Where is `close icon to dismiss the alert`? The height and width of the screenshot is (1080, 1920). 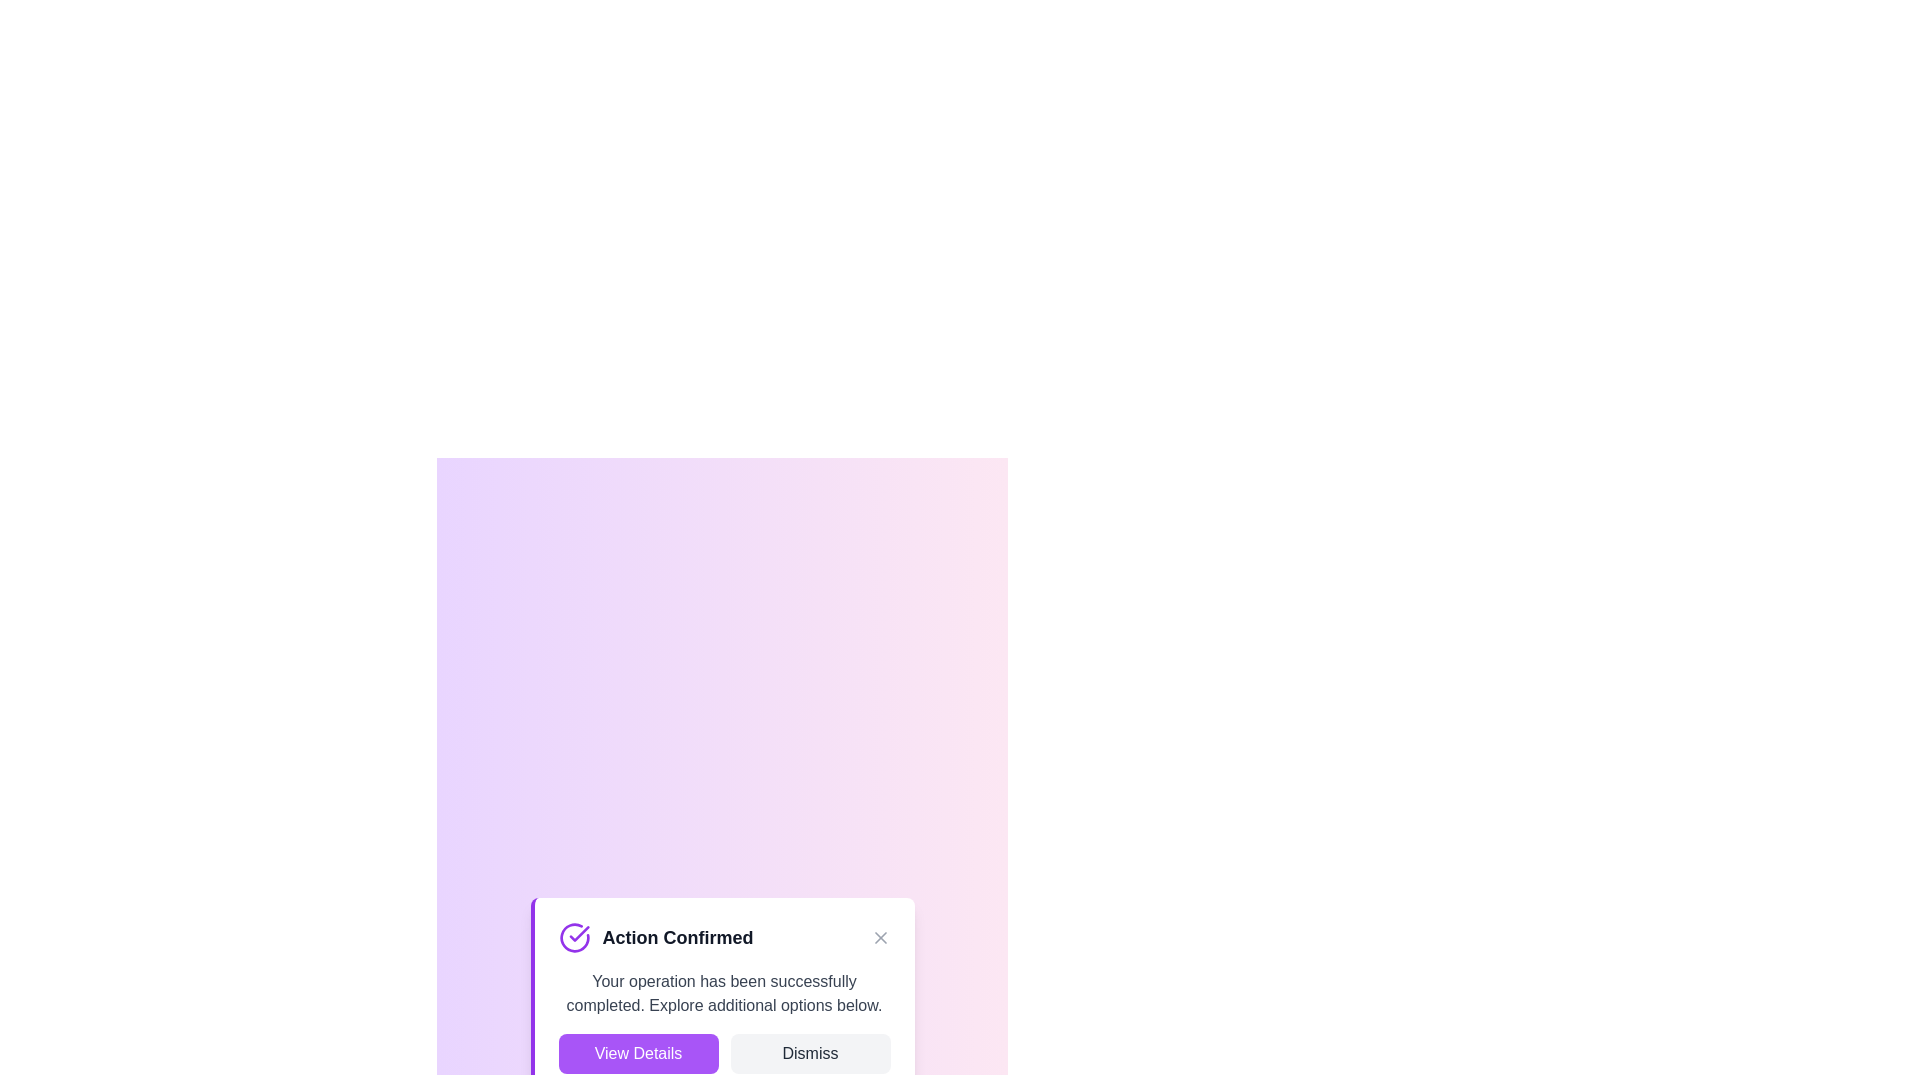 close icon to dismiss the alert is located at coordinates (880, 937).